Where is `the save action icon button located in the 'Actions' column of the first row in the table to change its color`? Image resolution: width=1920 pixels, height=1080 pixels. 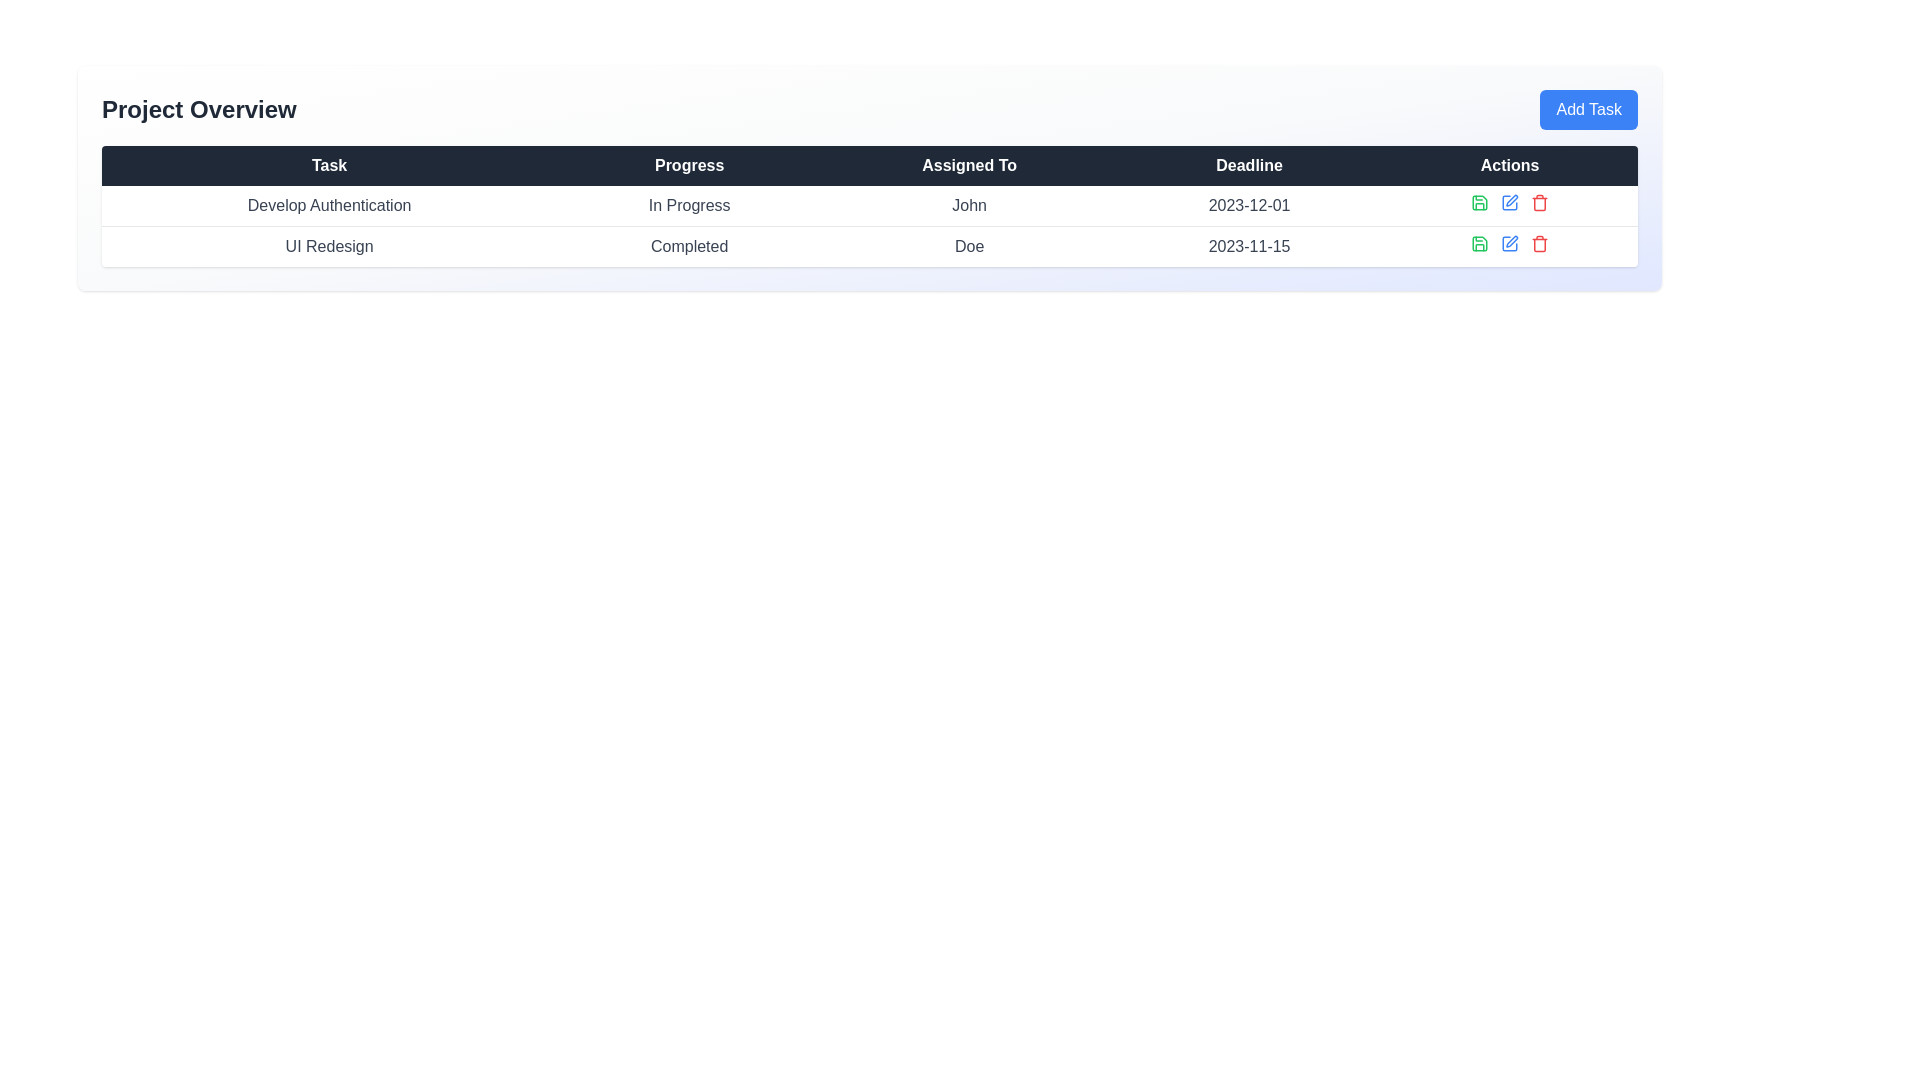 the save action icon button located in the 'Actions' column of the first row in the table to change its color is located at coordinates (1479, 203).